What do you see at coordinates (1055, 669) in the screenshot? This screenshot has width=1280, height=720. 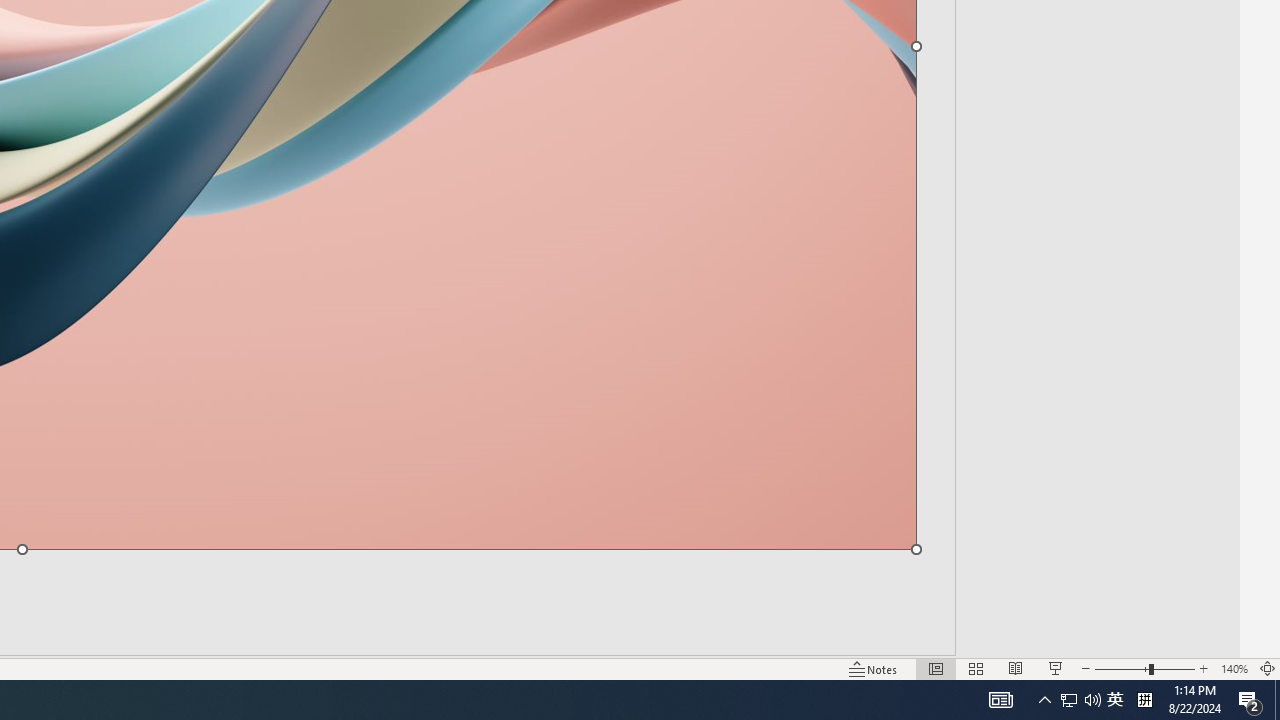 I see `'Slide Show'` at bounding box center [1055, 669].